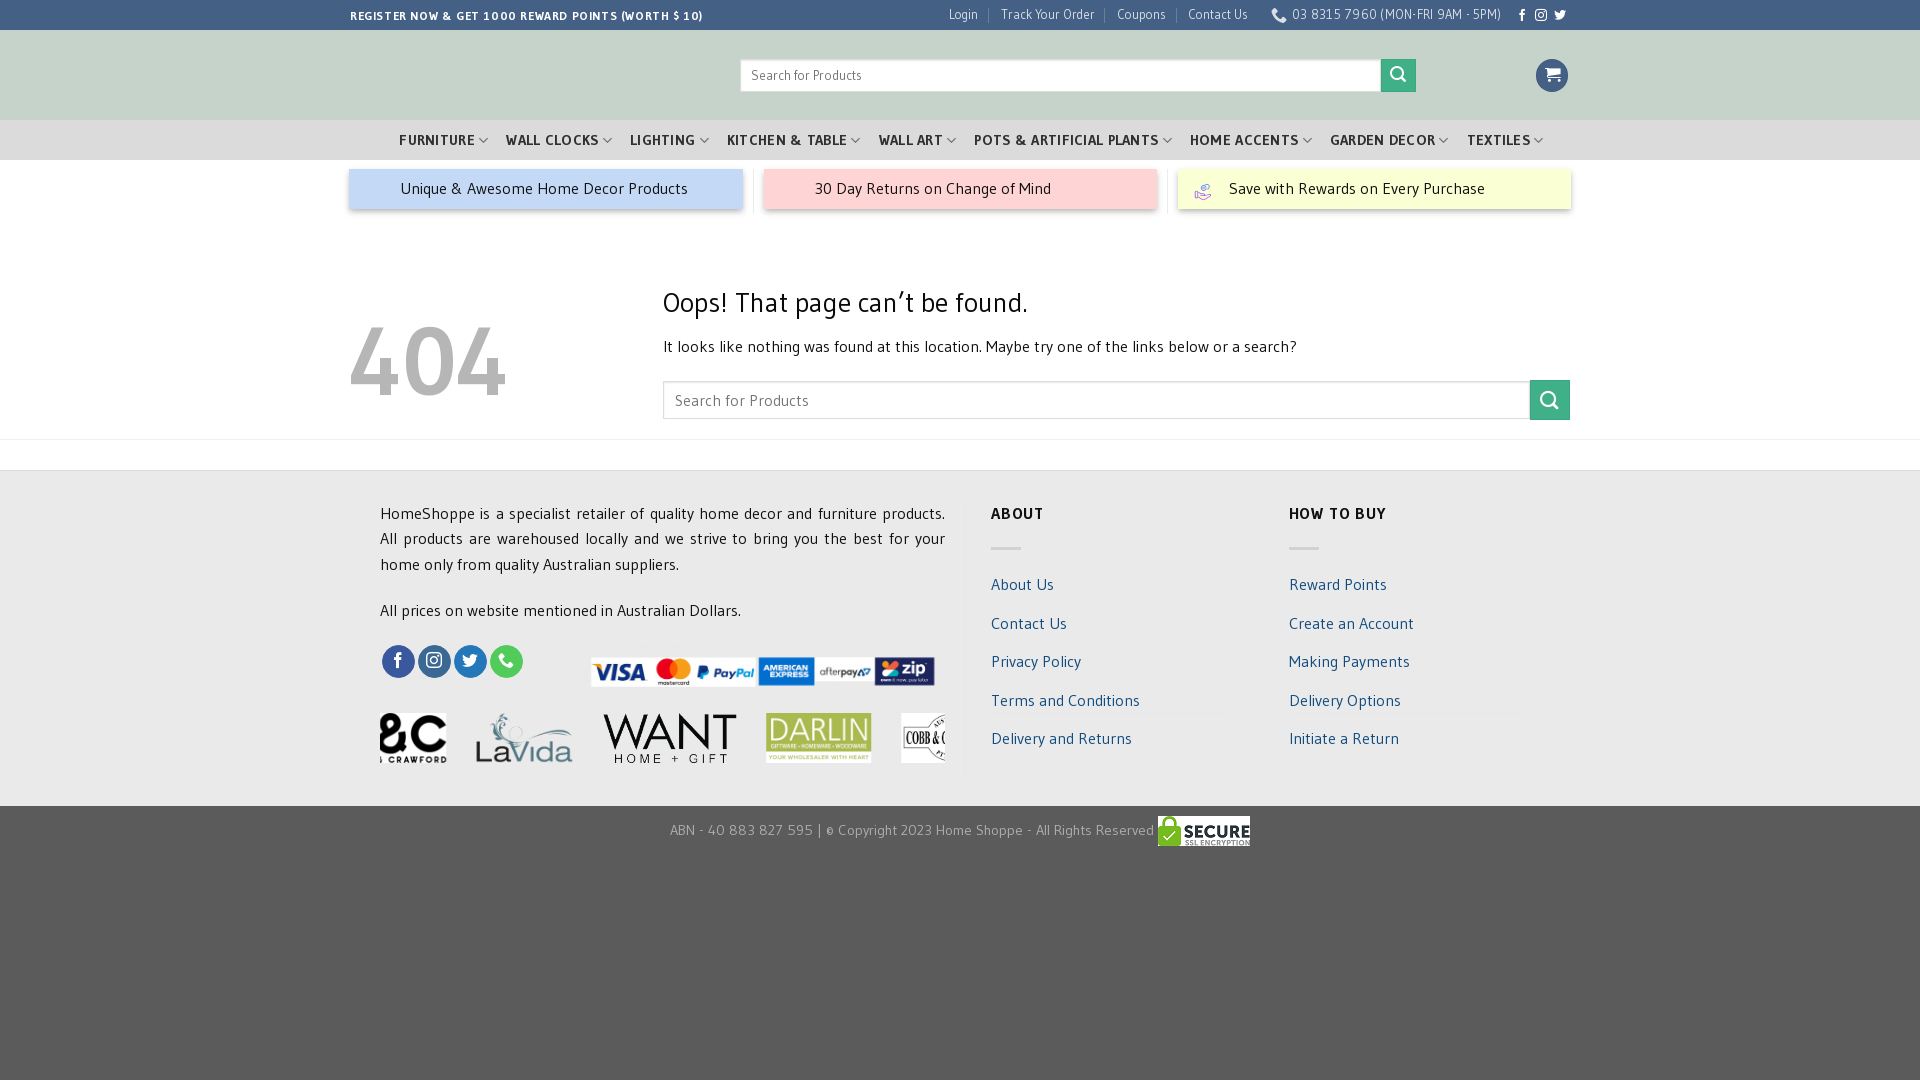  What do you see at coordinates (990, 739) in the screenshot?
I see `'Delivery and Returns'` at bounding box center [990, 739].